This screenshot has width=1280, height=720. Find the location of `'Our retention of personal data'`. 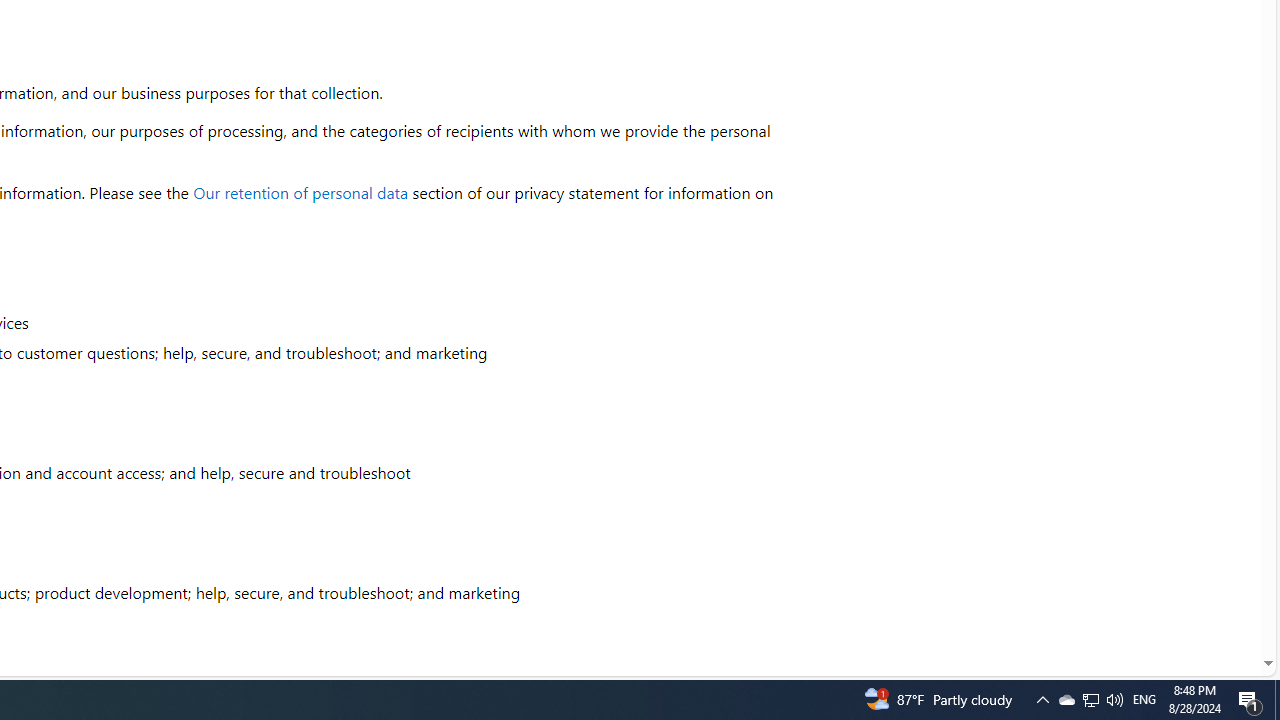

'Our retention of personal data' is located at coordinates (300, 192).